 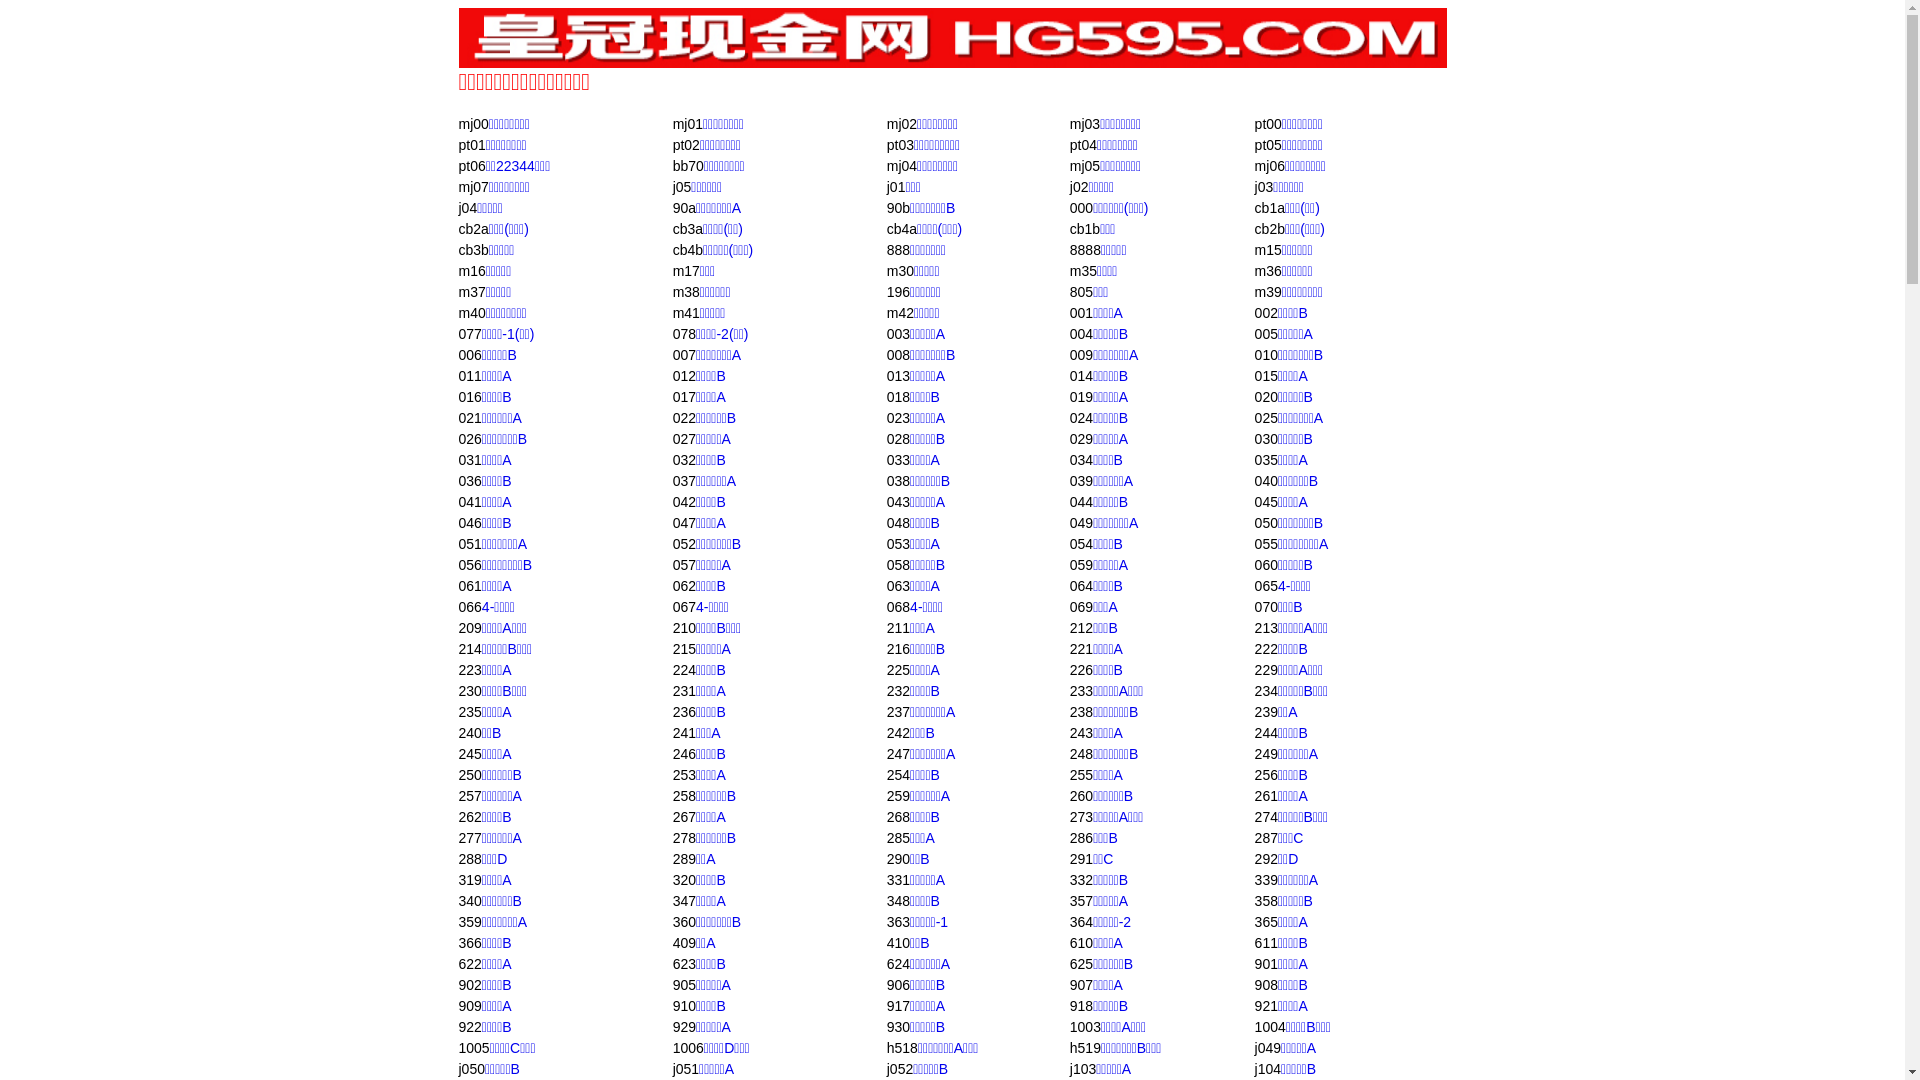 I want to click on 'cb1a', so click(x=1269, y=208).